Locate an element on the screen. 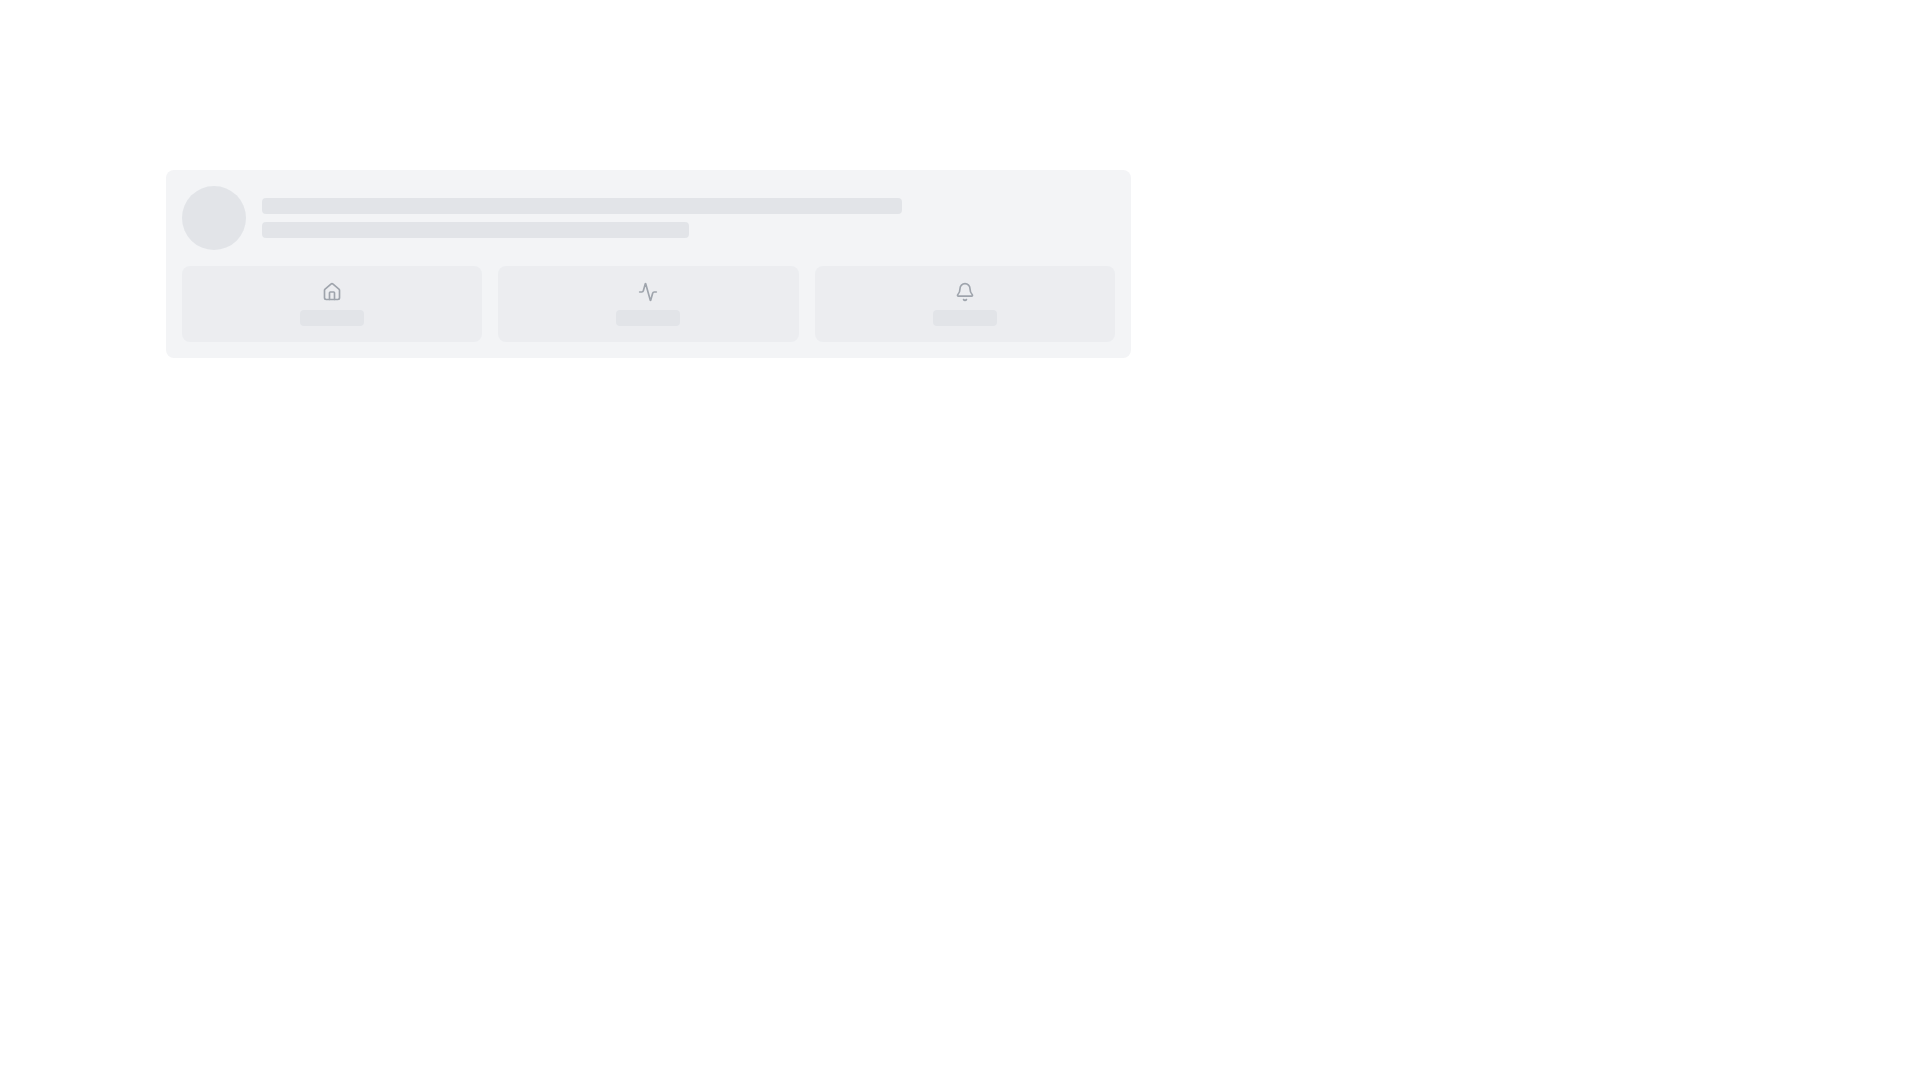  the 'Home' navigation icon, which is the first icon in a horizontally aligned group of icons is located at coordinates (332, 291).